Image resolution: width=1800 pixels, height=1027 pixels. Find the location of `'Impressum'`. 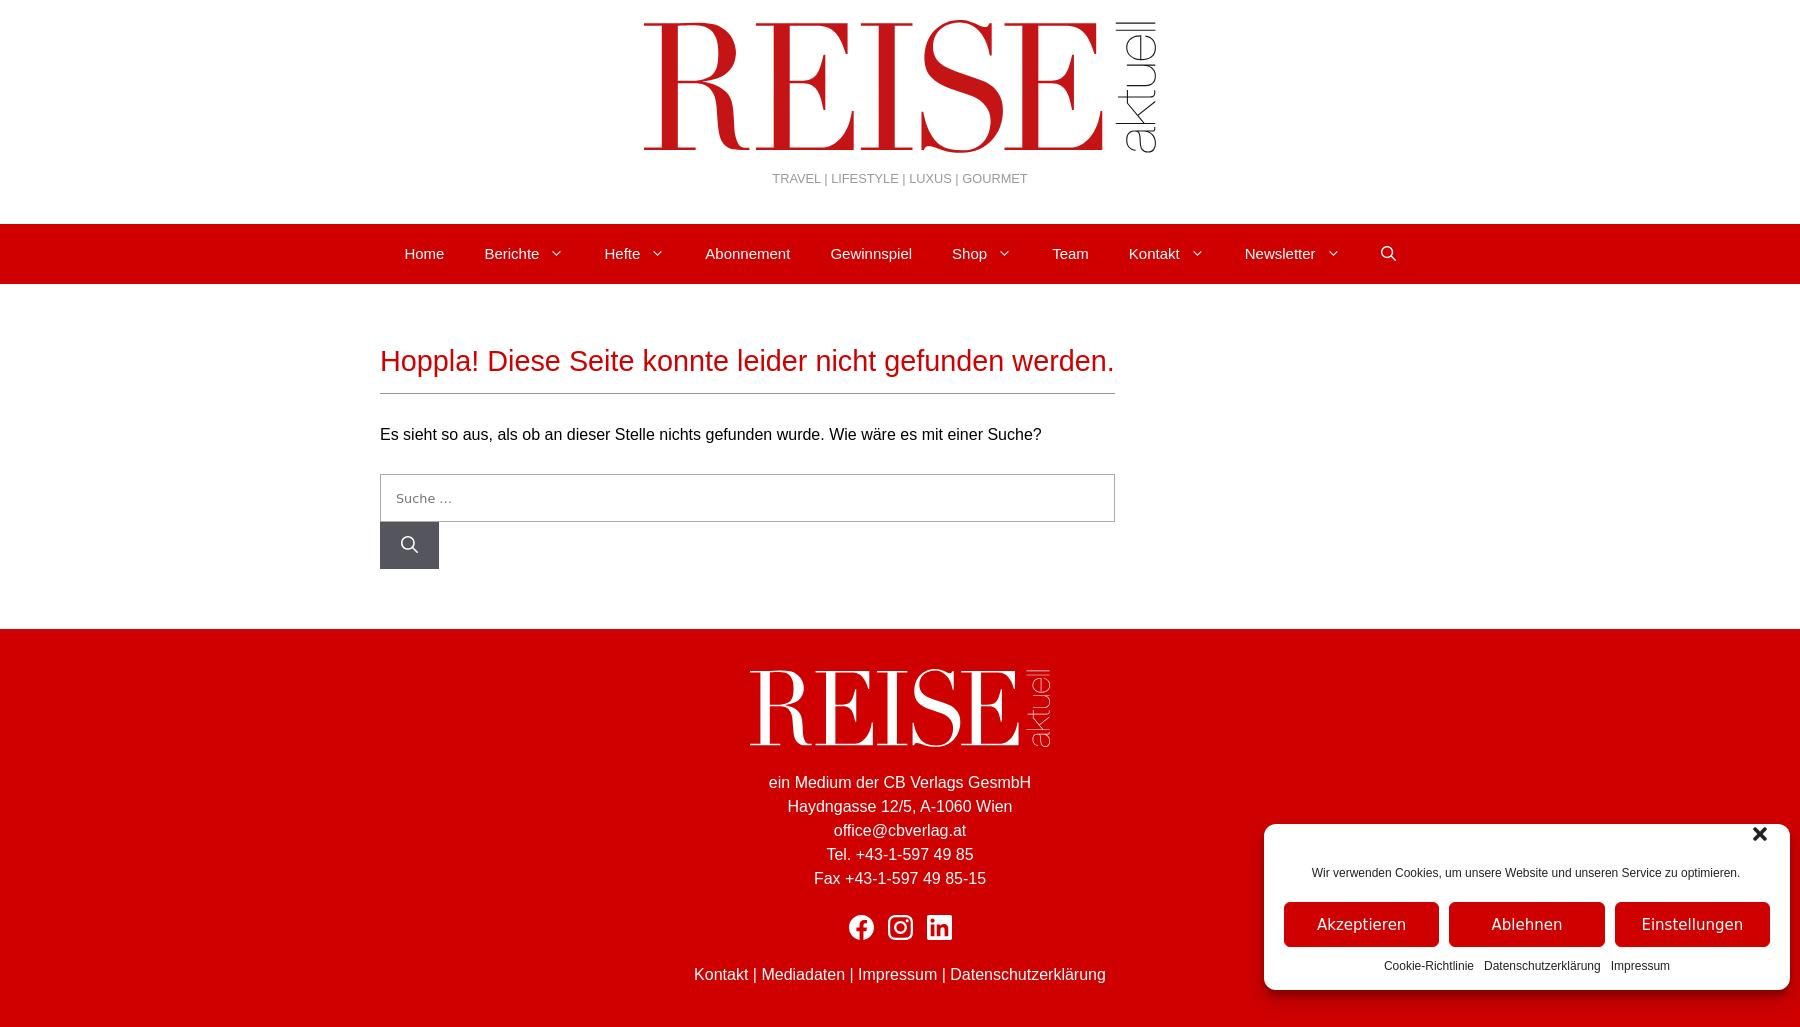

'Impressum' is located at coordinates (897, 973).